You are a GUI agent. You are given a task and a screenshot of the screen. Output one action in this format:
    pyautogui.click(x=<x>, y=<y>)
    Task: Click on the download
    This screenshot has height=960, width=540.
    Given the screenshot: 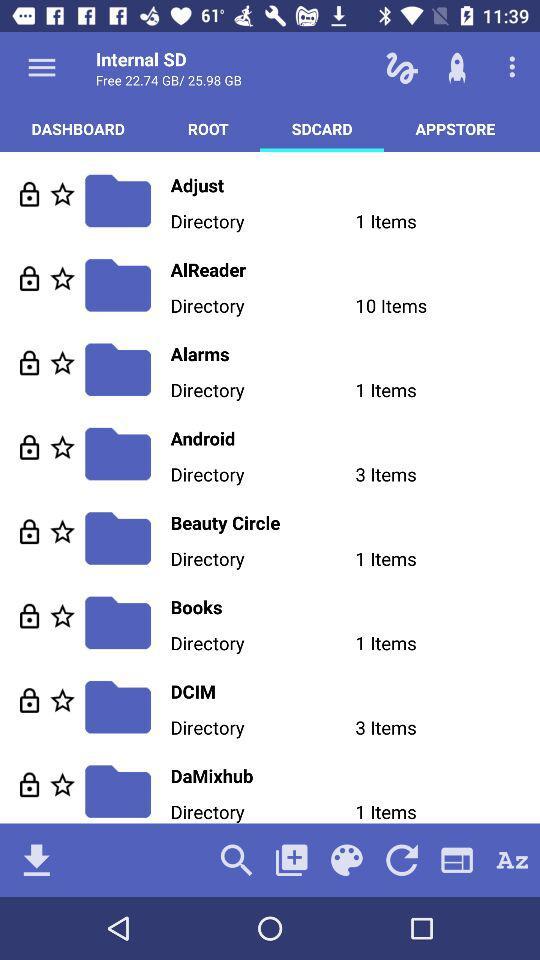 What is the action you would take?
    pyautogui.click(x=36, y=859)
    